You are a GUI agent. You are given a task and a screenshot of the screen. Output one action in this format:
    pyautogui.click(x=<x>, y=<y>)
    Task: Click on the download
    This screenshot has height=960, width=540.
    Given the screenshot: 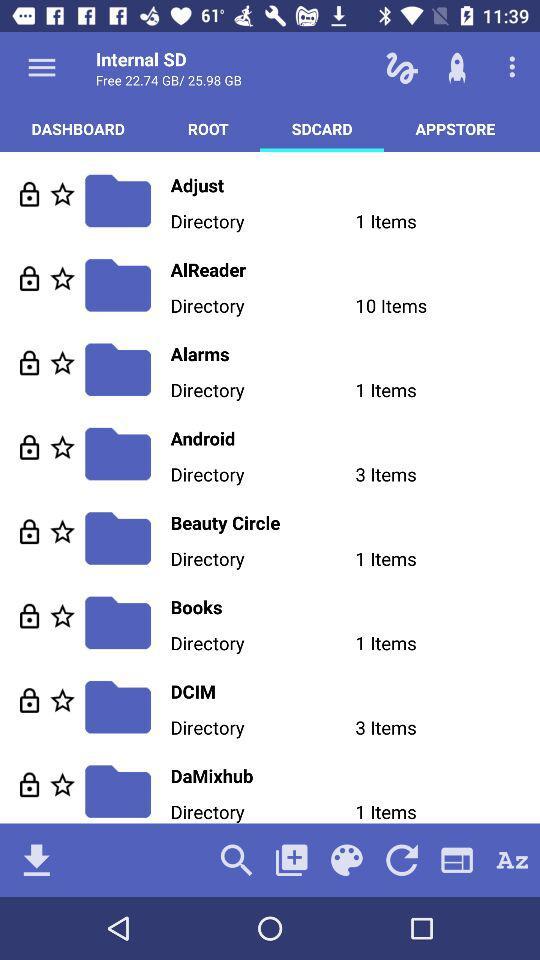 What is the action you would take?
    pyautogui.click(x=36, y=859)
    